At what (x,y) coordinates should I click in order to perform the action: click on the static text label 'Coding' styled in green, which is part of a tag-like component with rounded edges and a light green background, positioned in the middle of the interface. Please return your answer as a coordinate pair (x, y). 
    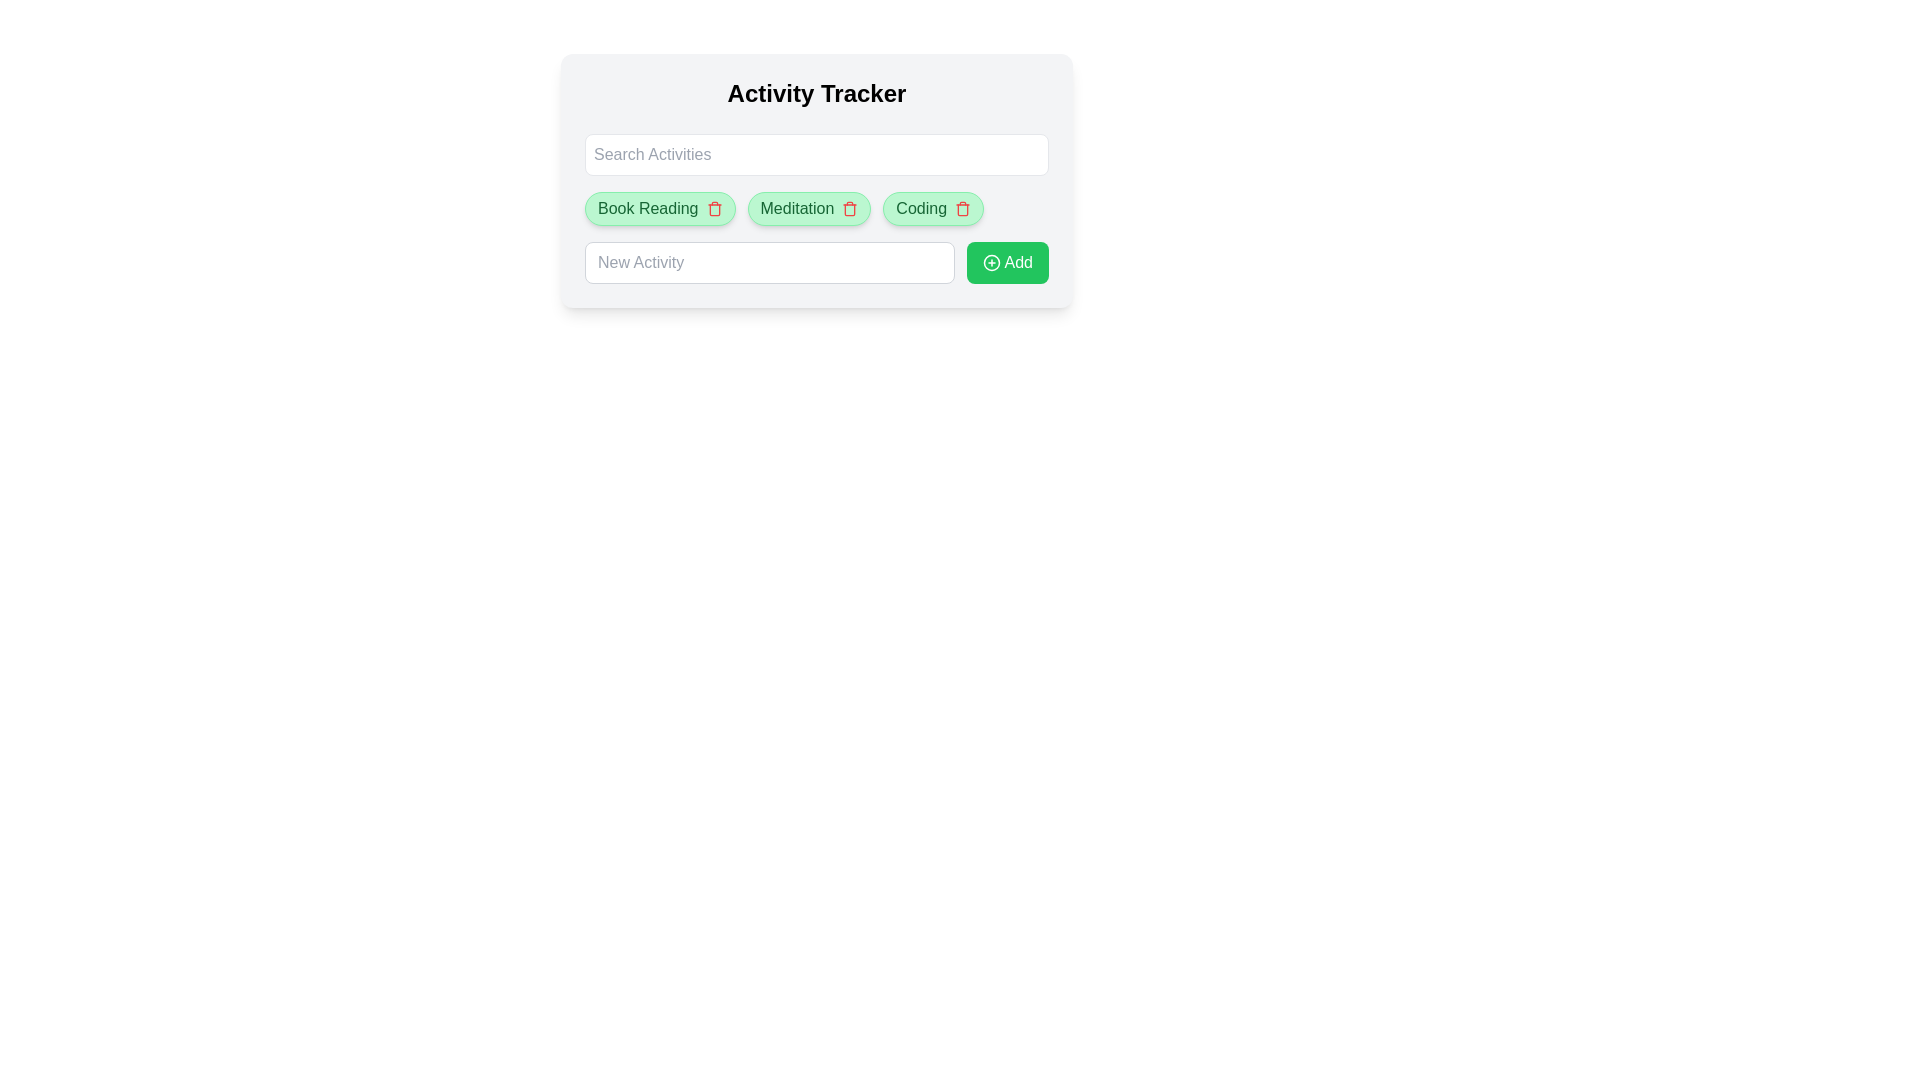
    Looking at the image, I should click on (920, 208).